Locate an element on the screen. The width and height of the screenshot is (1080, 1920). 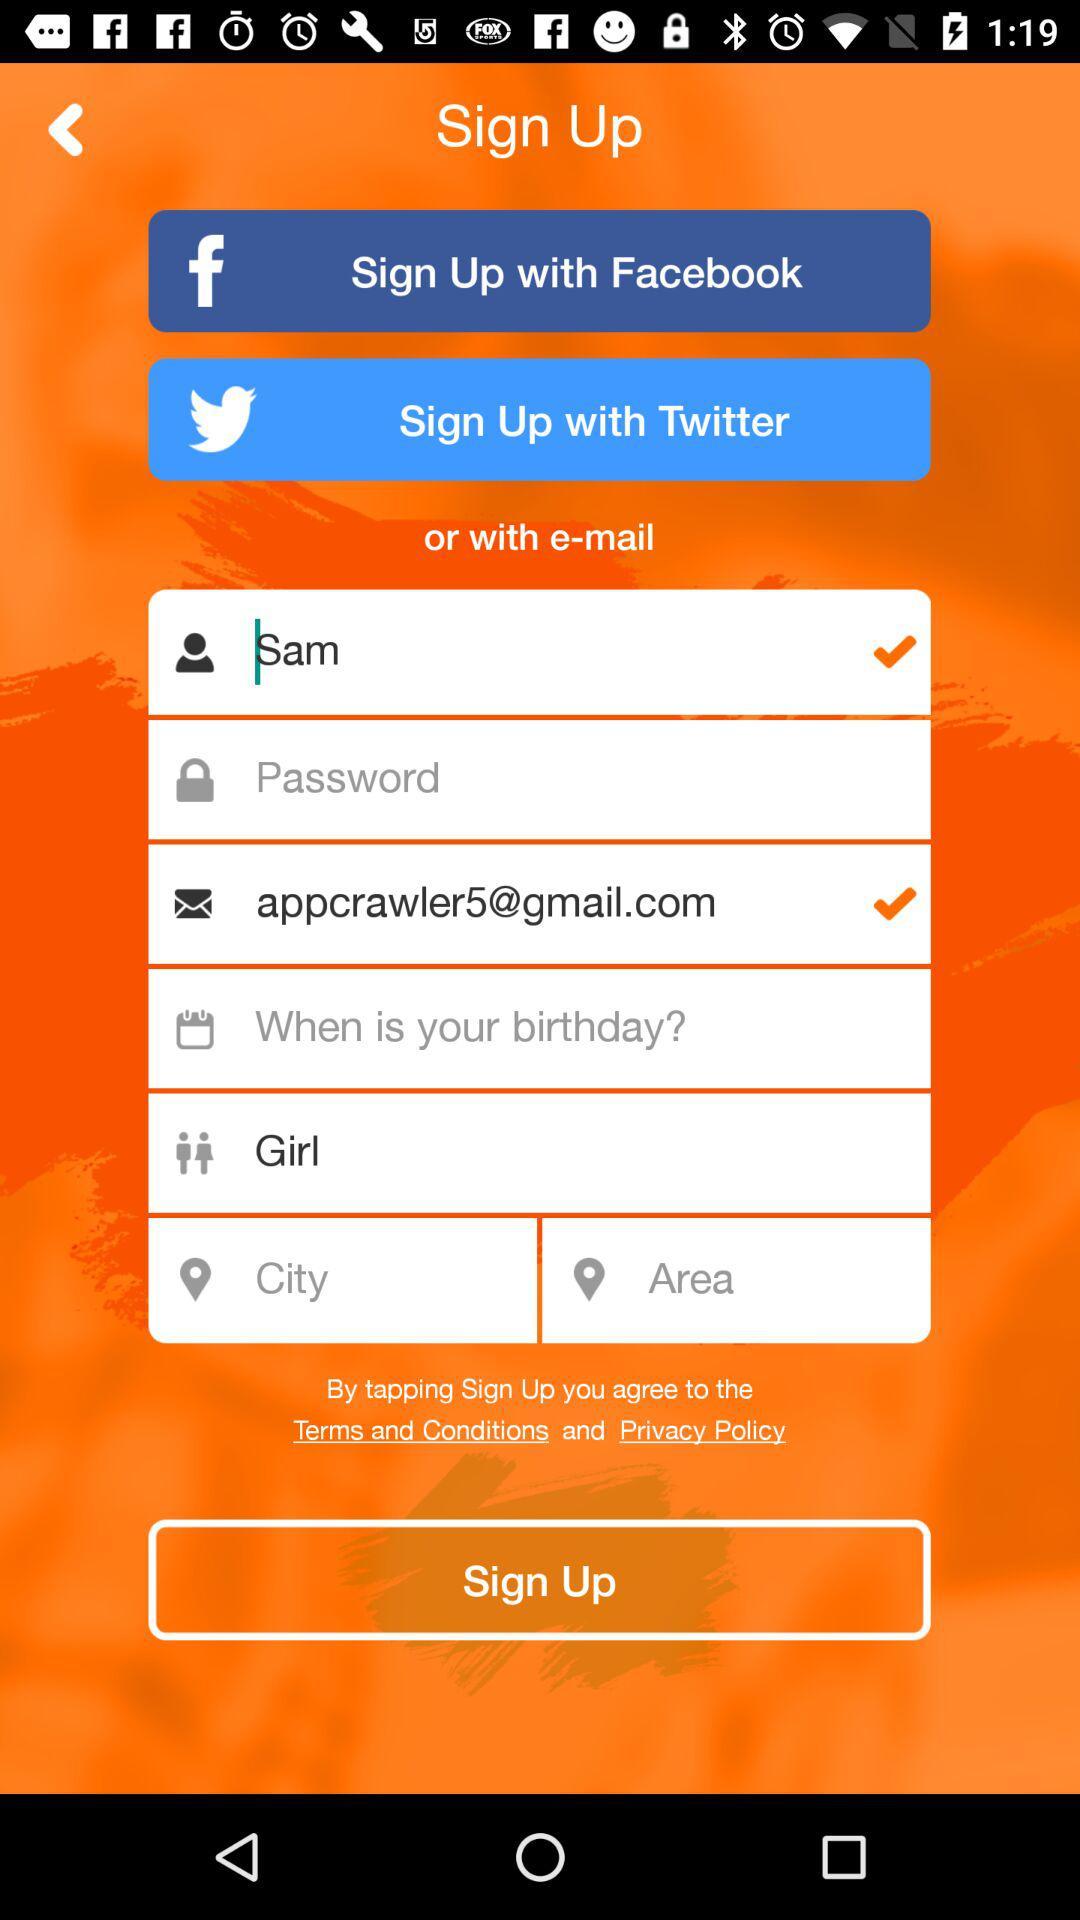
the text below sign up at the top of the page is located at coordinates (540, 269).